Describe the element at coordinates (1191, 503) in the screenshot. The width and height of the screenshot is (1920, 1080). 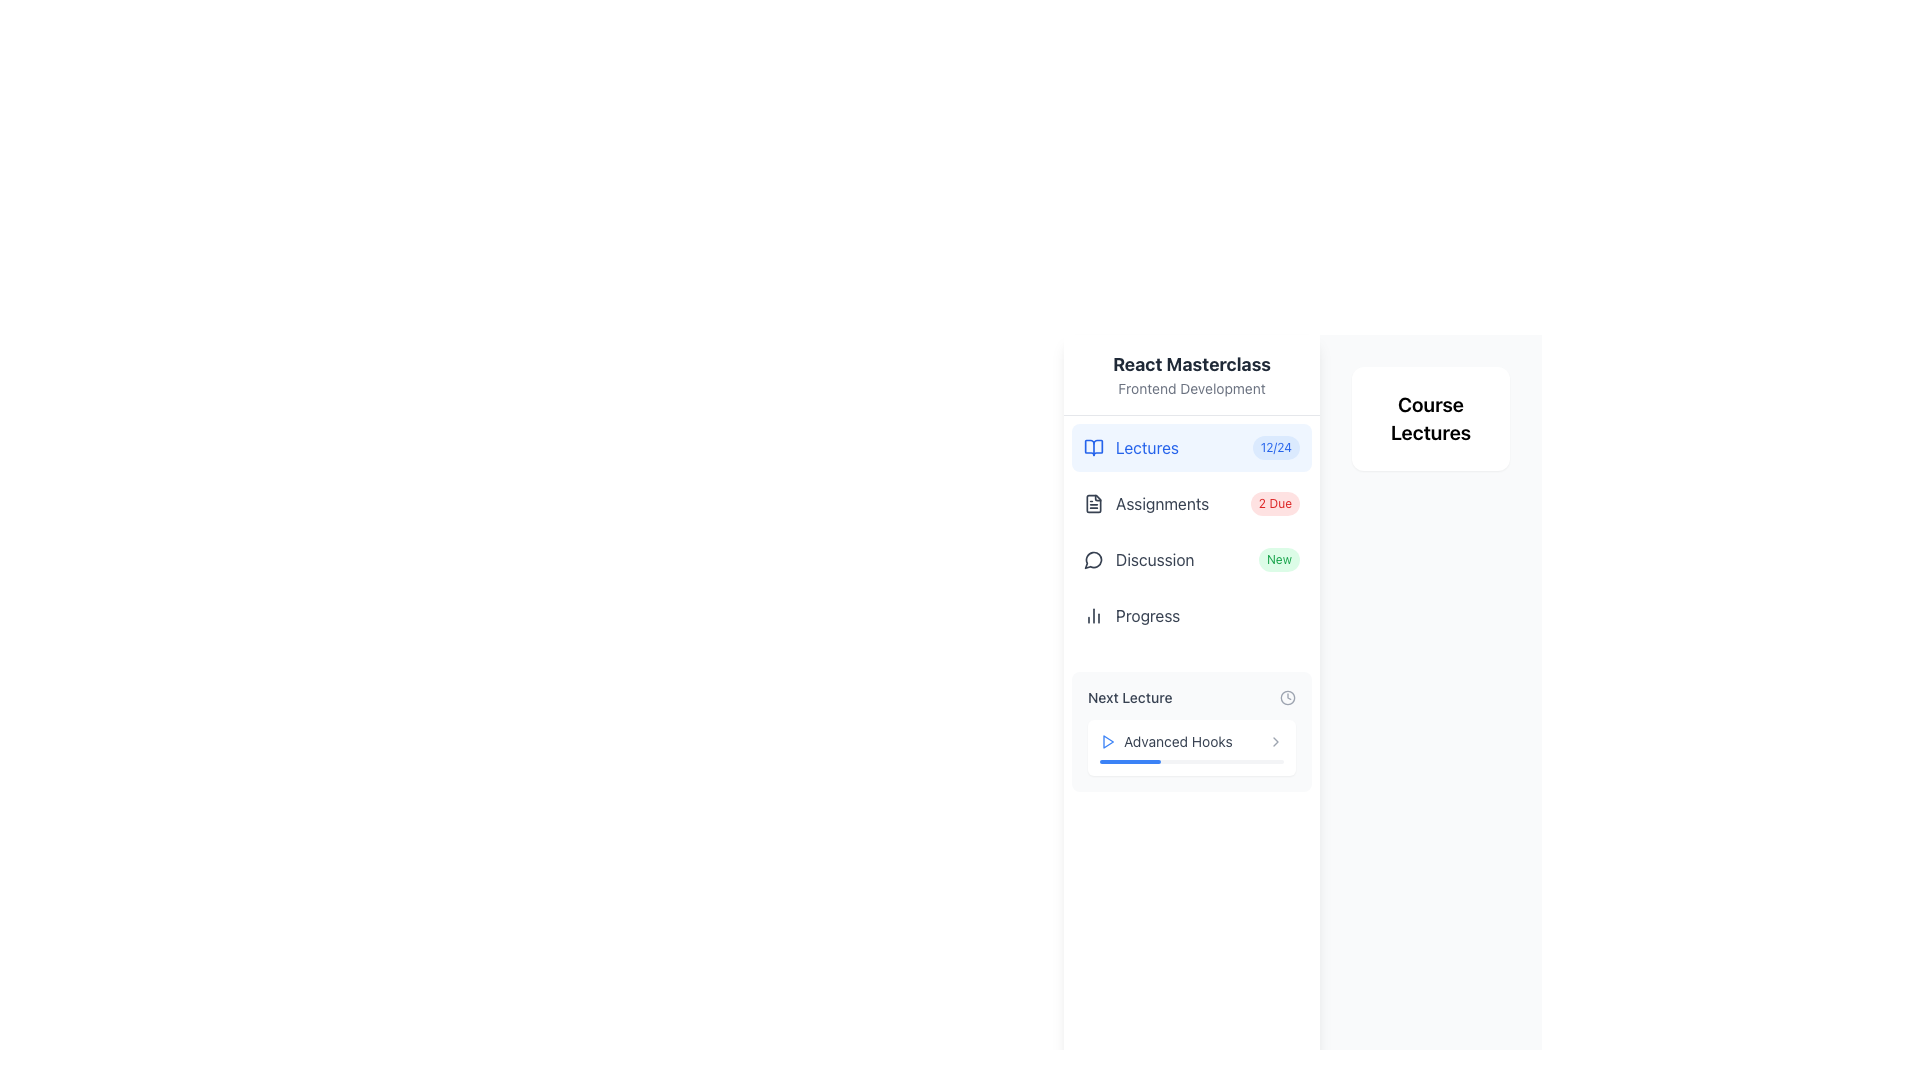
I see `the interactive list item labeled 'Assignments'` at that location.